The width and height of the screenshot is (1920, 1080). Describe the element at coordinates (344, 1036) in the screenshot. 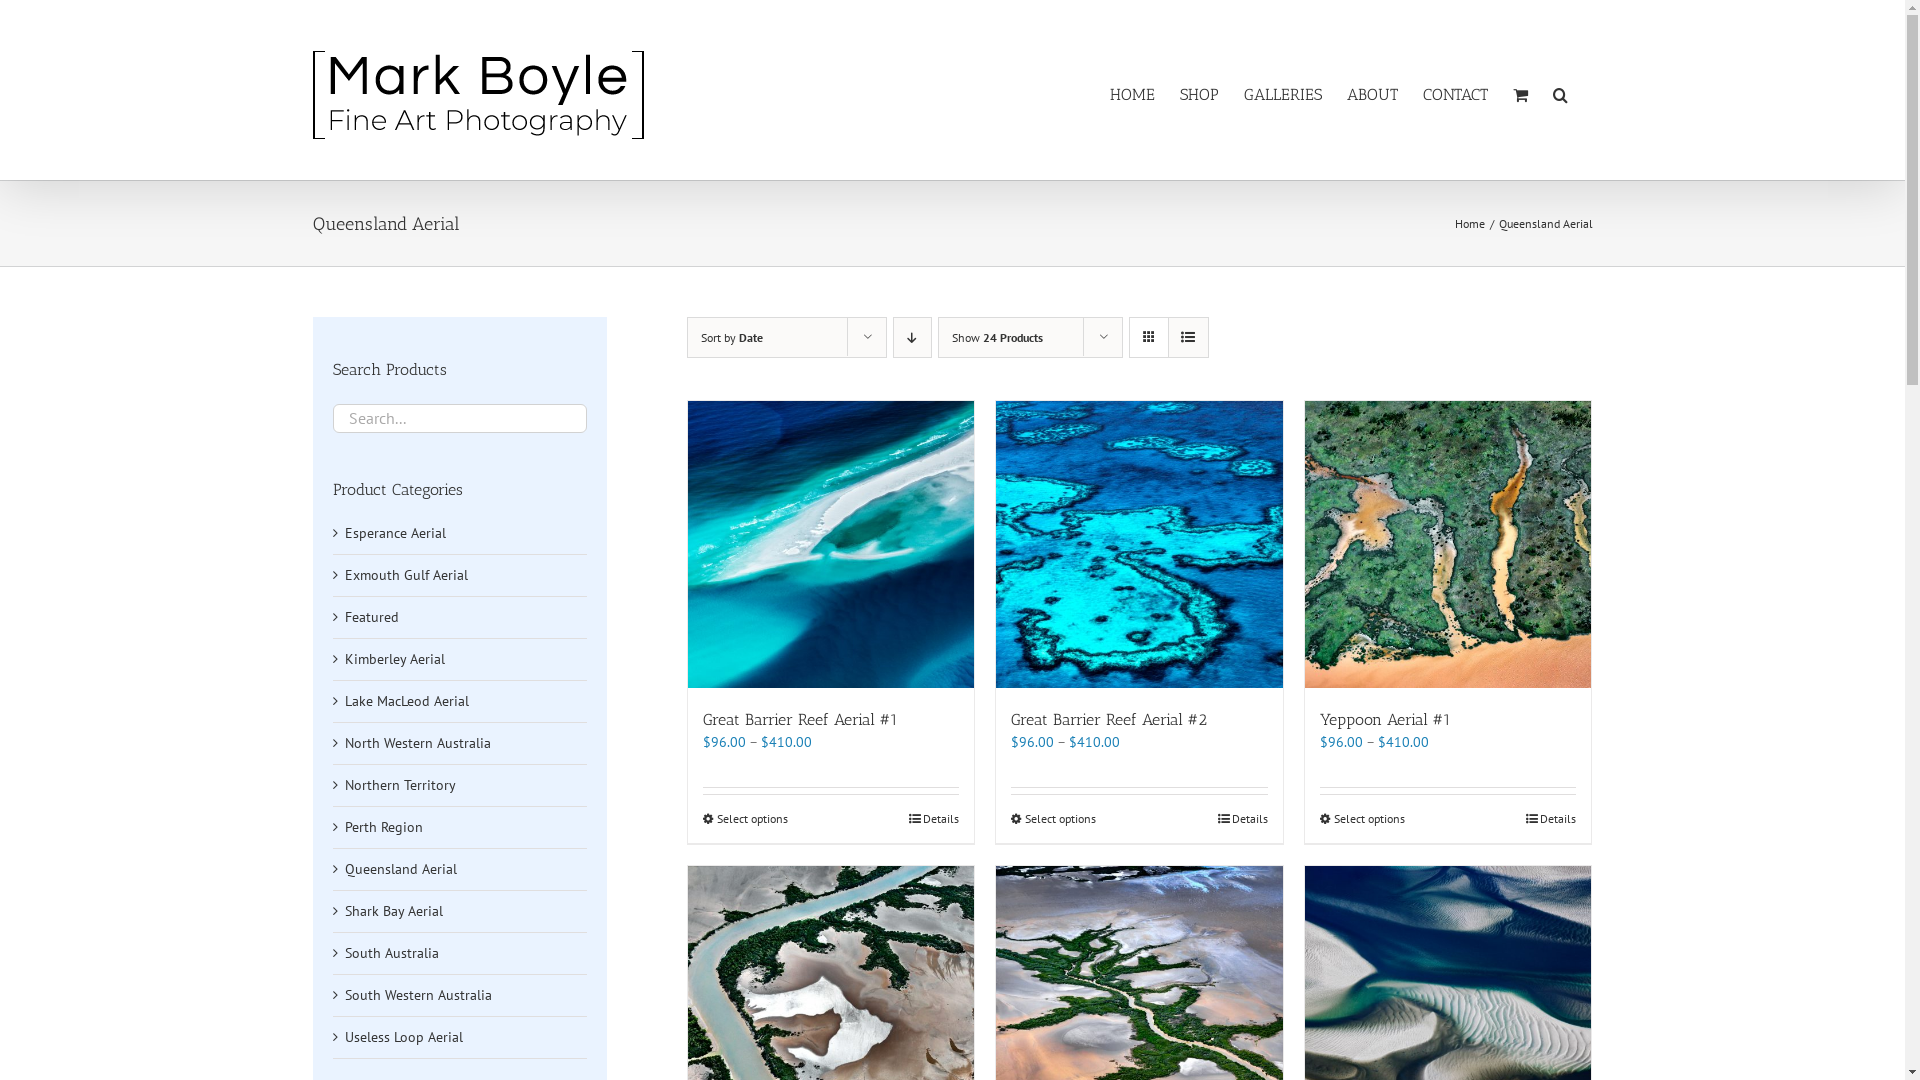

I see `'Useless Loop Aerial'` at that location.